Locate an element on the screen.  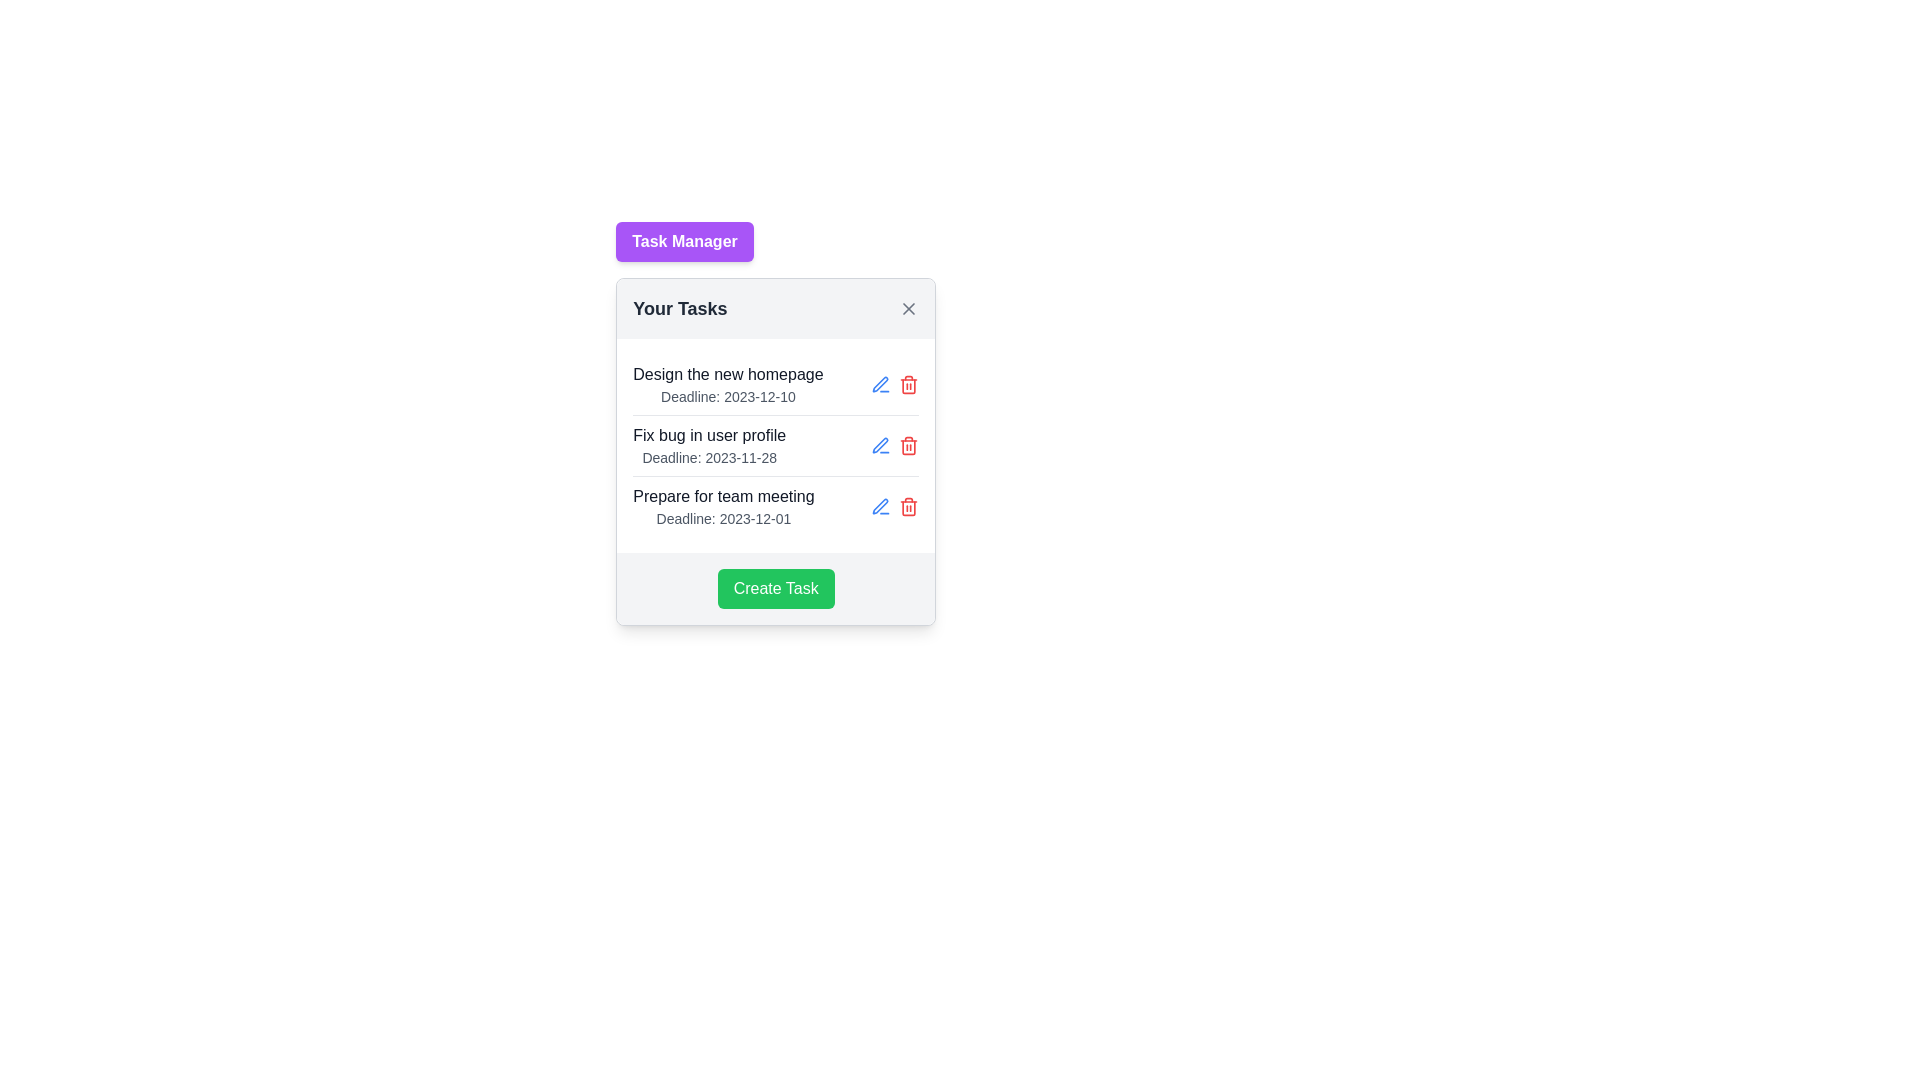
the deadline text label located below the title 'Design the new homepage' in the 'Your Tasks' popup interface is located at coordinates (727, 397).